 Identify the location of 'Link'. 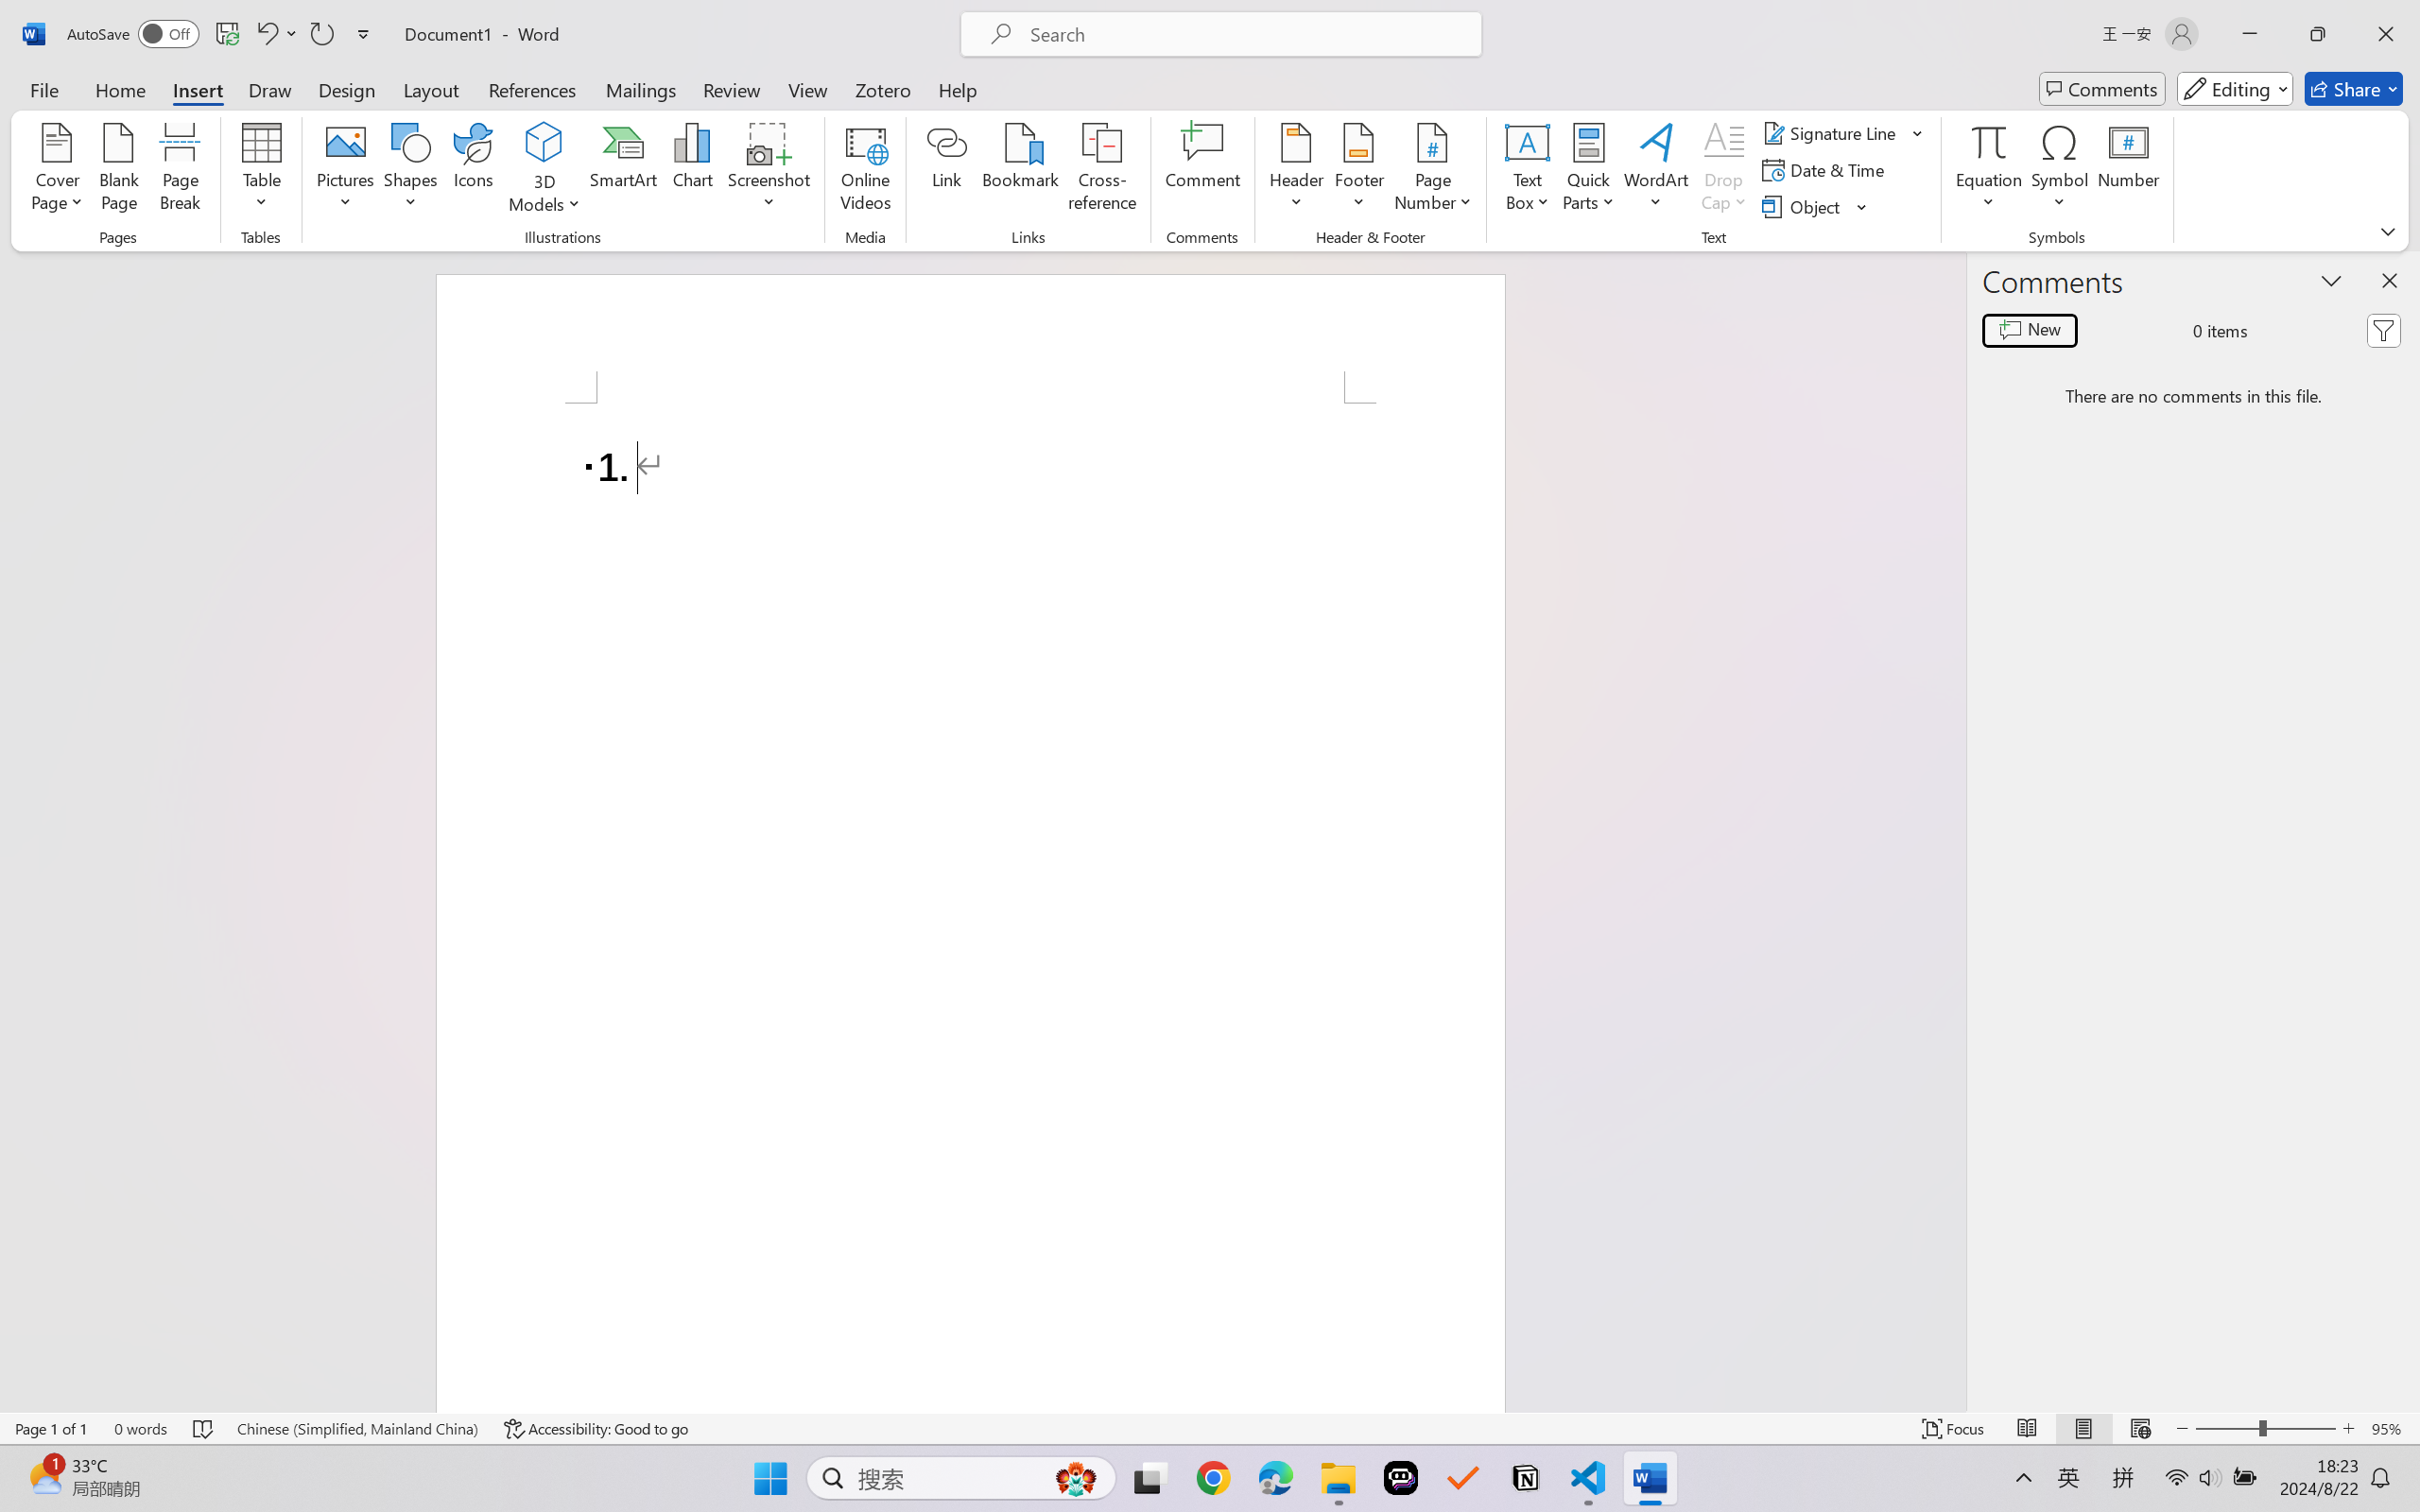
(946, 170).